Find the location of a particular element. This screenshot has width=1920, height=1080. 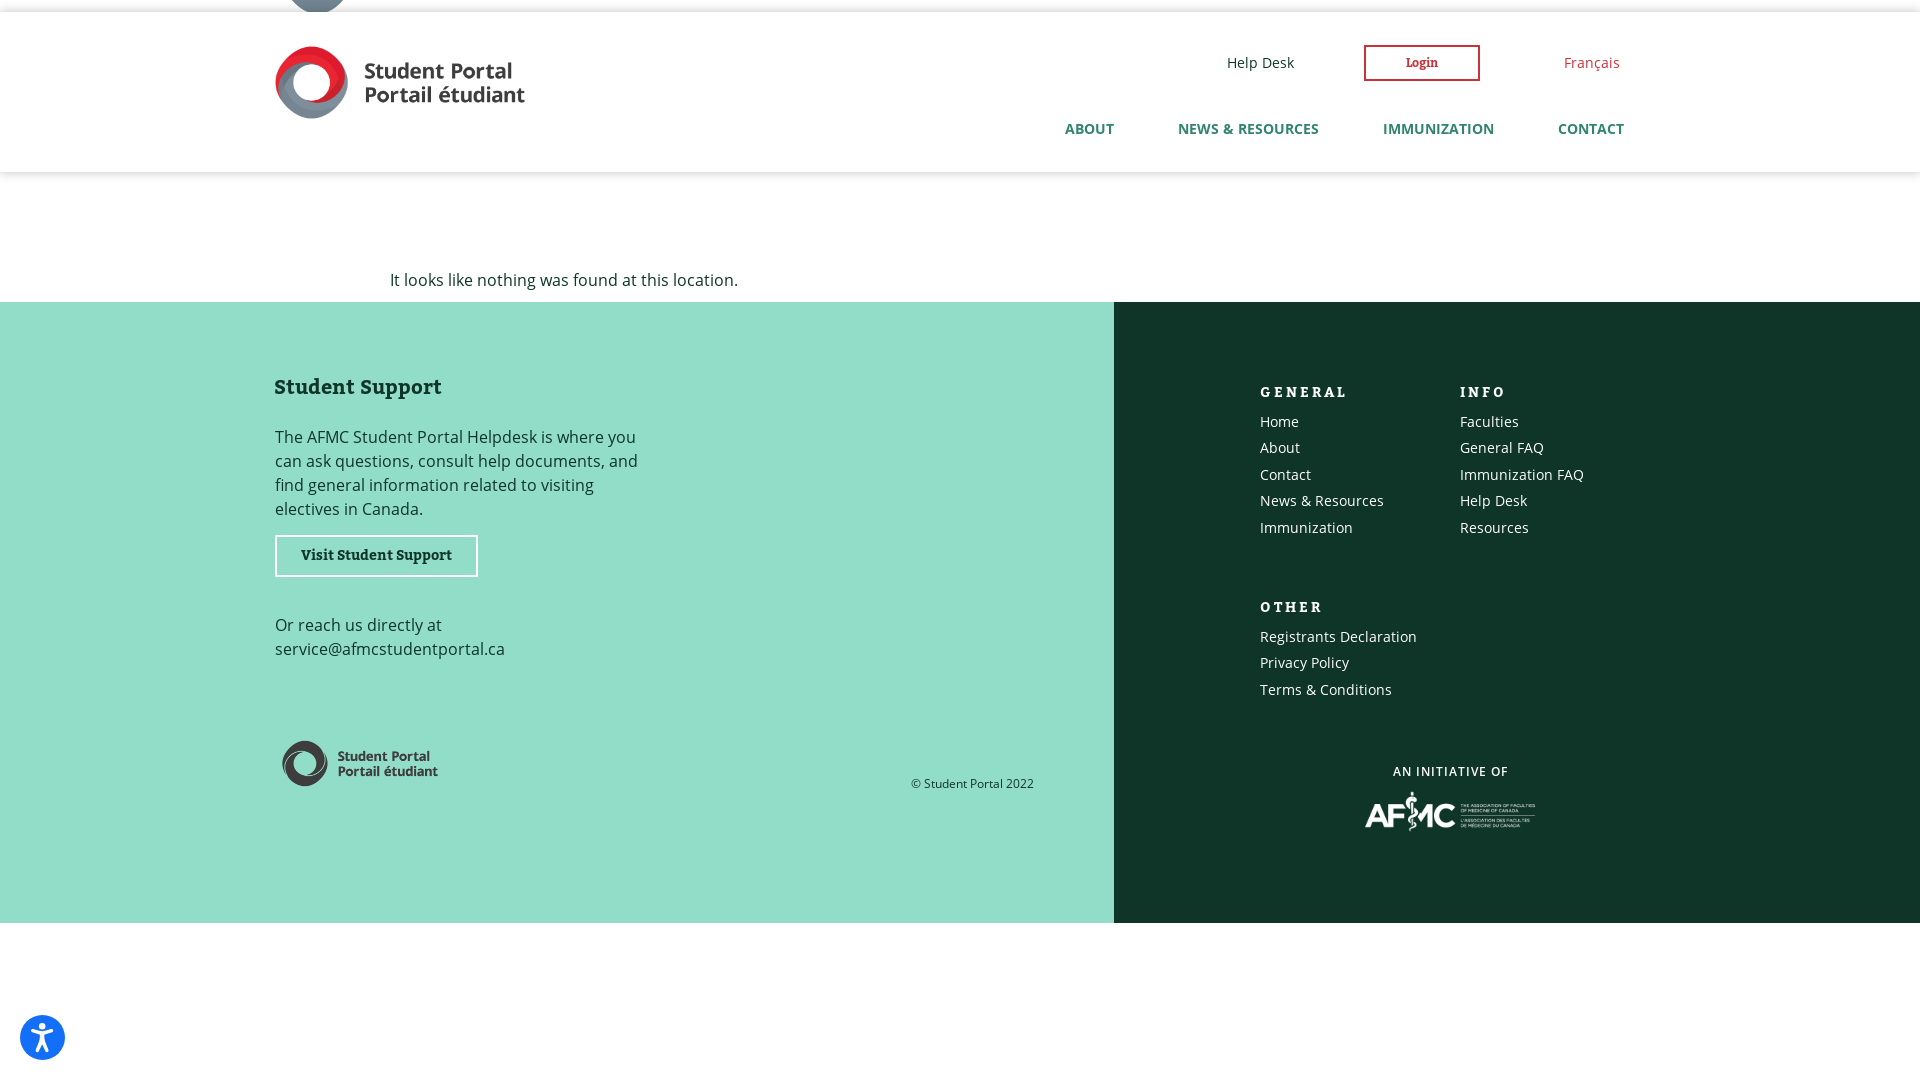

'NEWS & RESOURCES' is located at coordinates (1247, 128).